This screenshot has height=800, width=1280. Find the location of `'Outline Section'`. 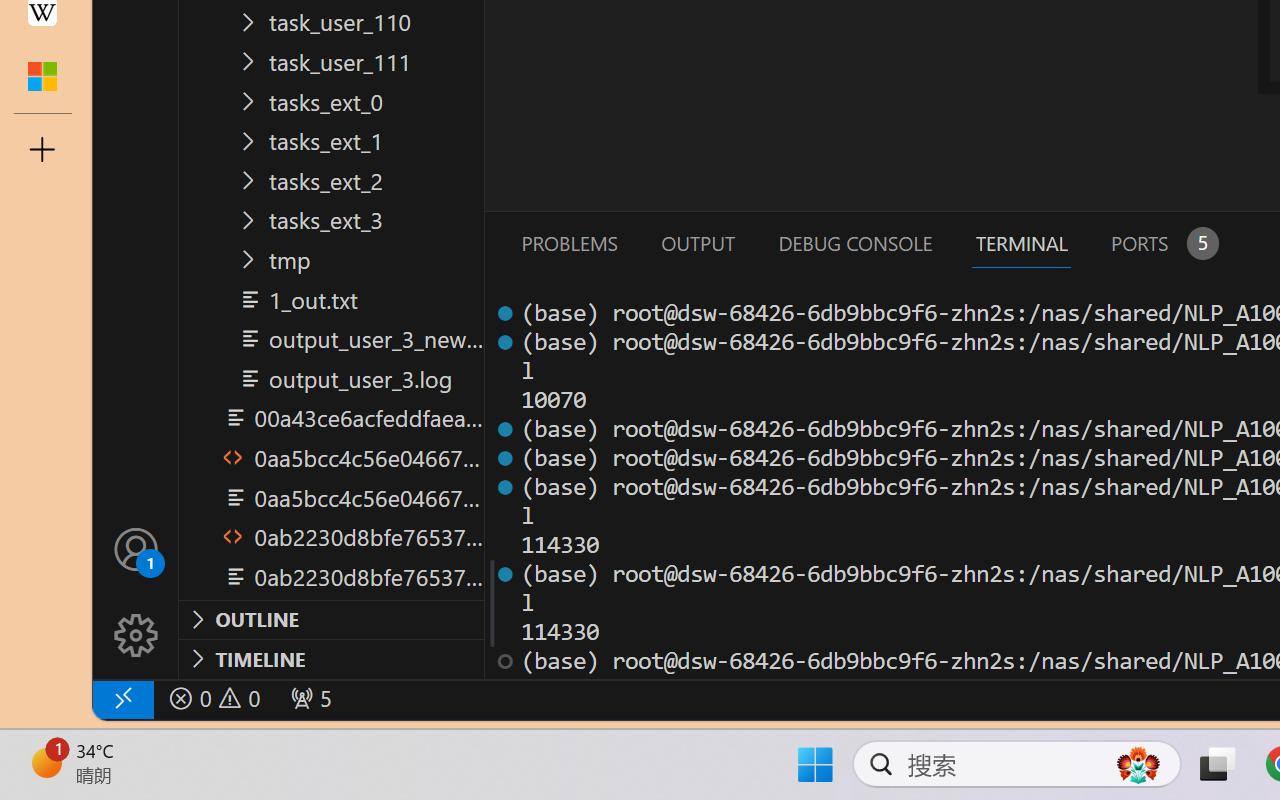

'Outline Section' is located at coordinates (331, 619).